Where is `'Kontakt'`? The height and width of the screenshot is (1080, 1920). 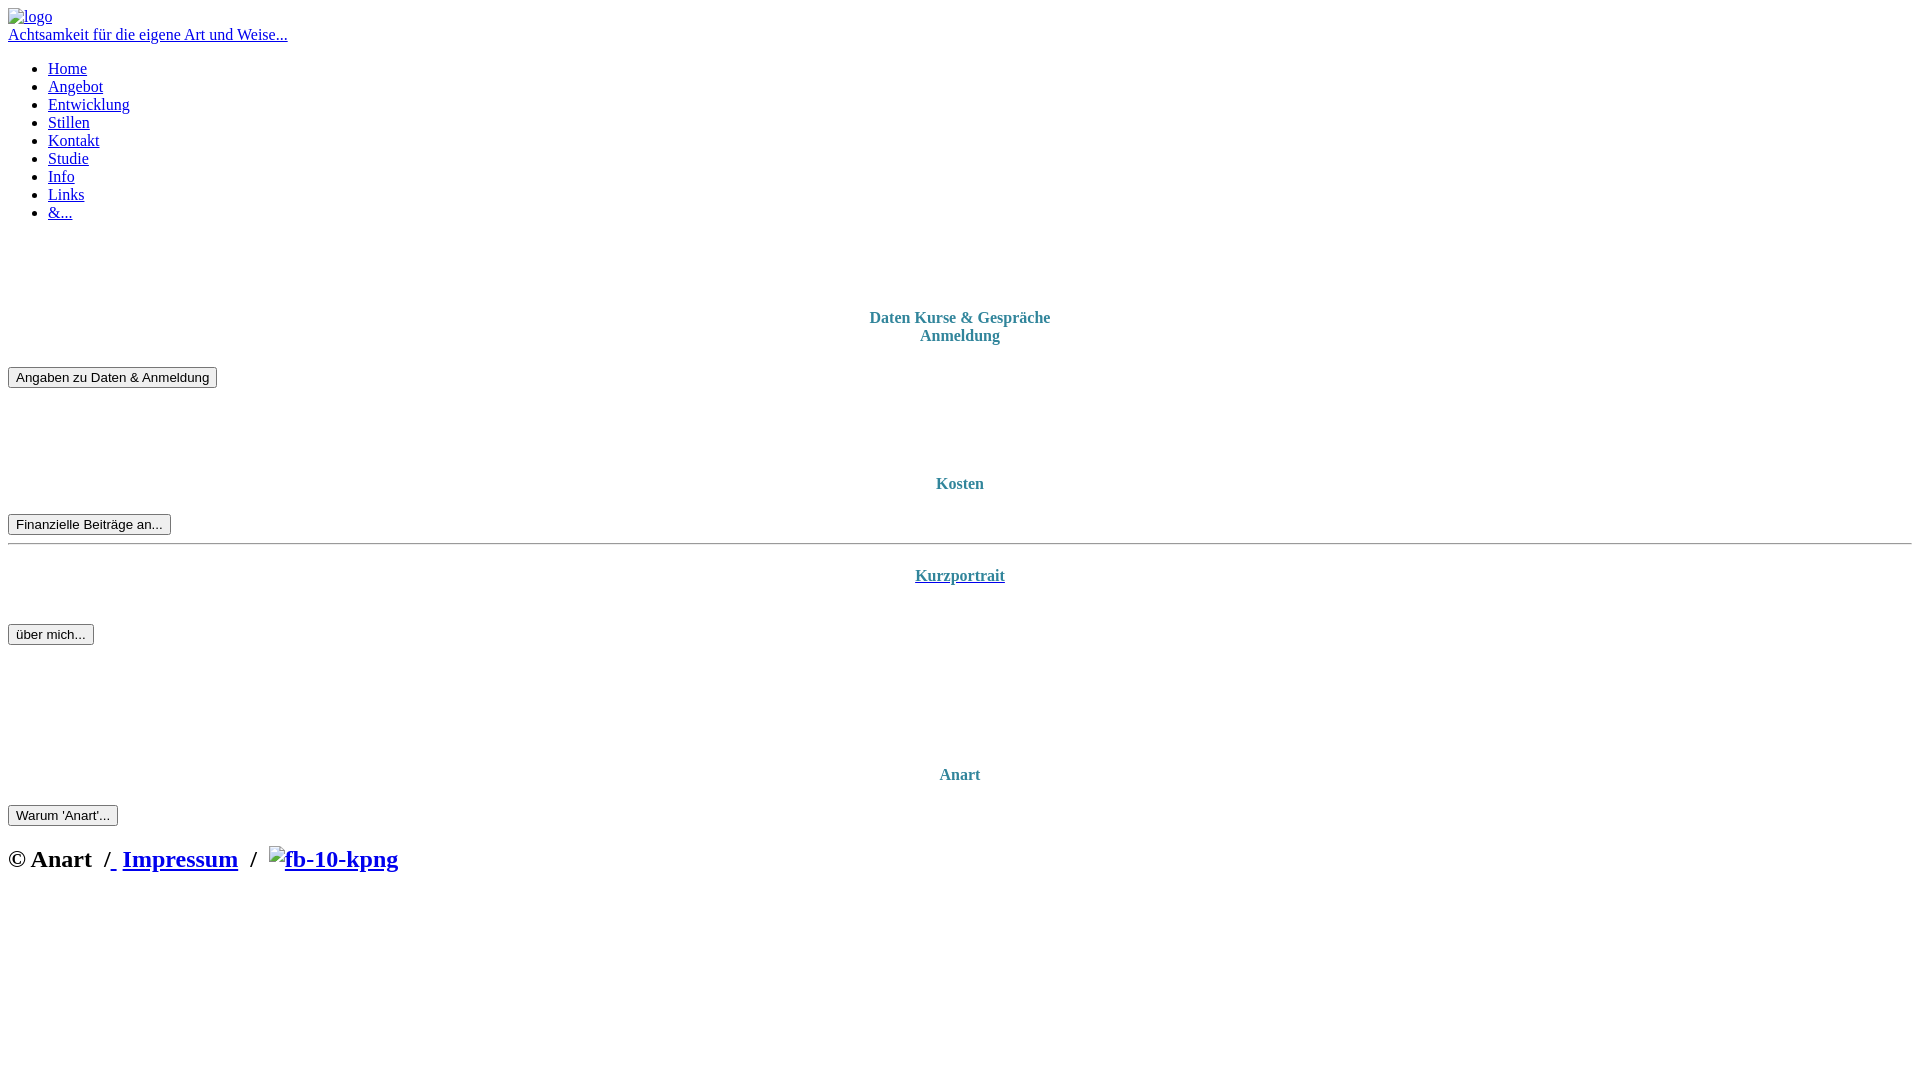
'Kontakt' is located at coordinates (73, 139).